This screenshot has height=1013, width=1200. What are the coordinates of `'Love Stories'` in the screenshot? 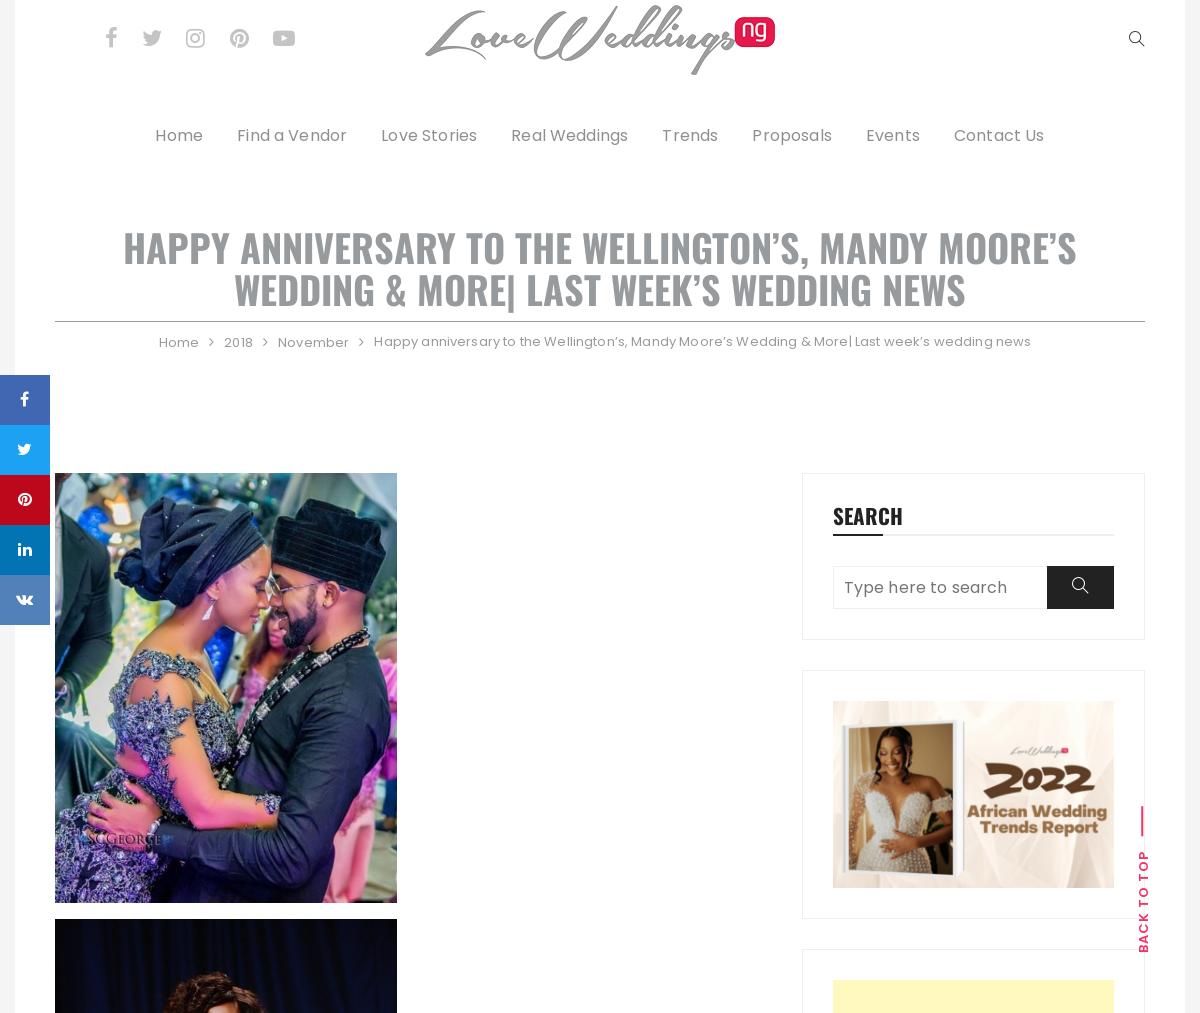 It's located at (381, 135).